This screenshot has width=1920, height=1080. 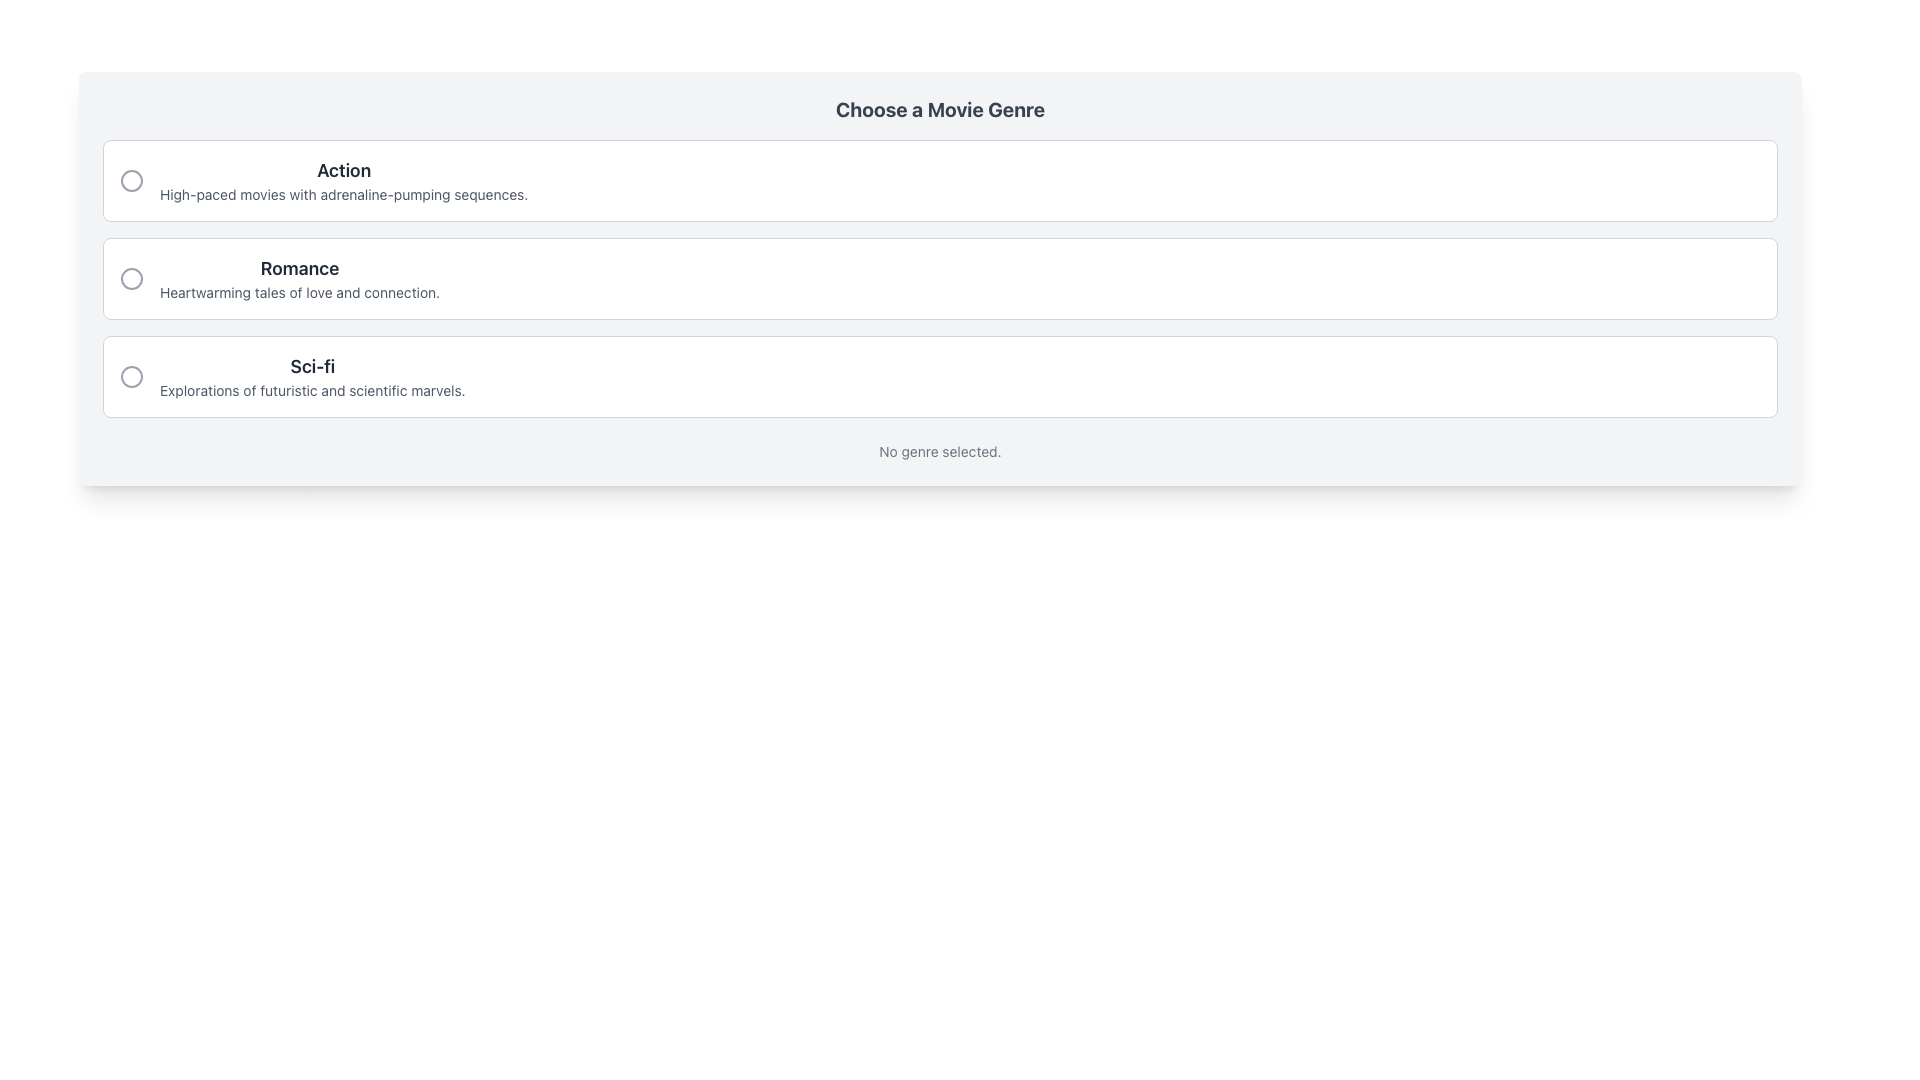 What do you see at coordinates (131, 278) in the screenshot?
I see `the radio button for 'Romance' movie genre selection` at bounding box center [131, 278].